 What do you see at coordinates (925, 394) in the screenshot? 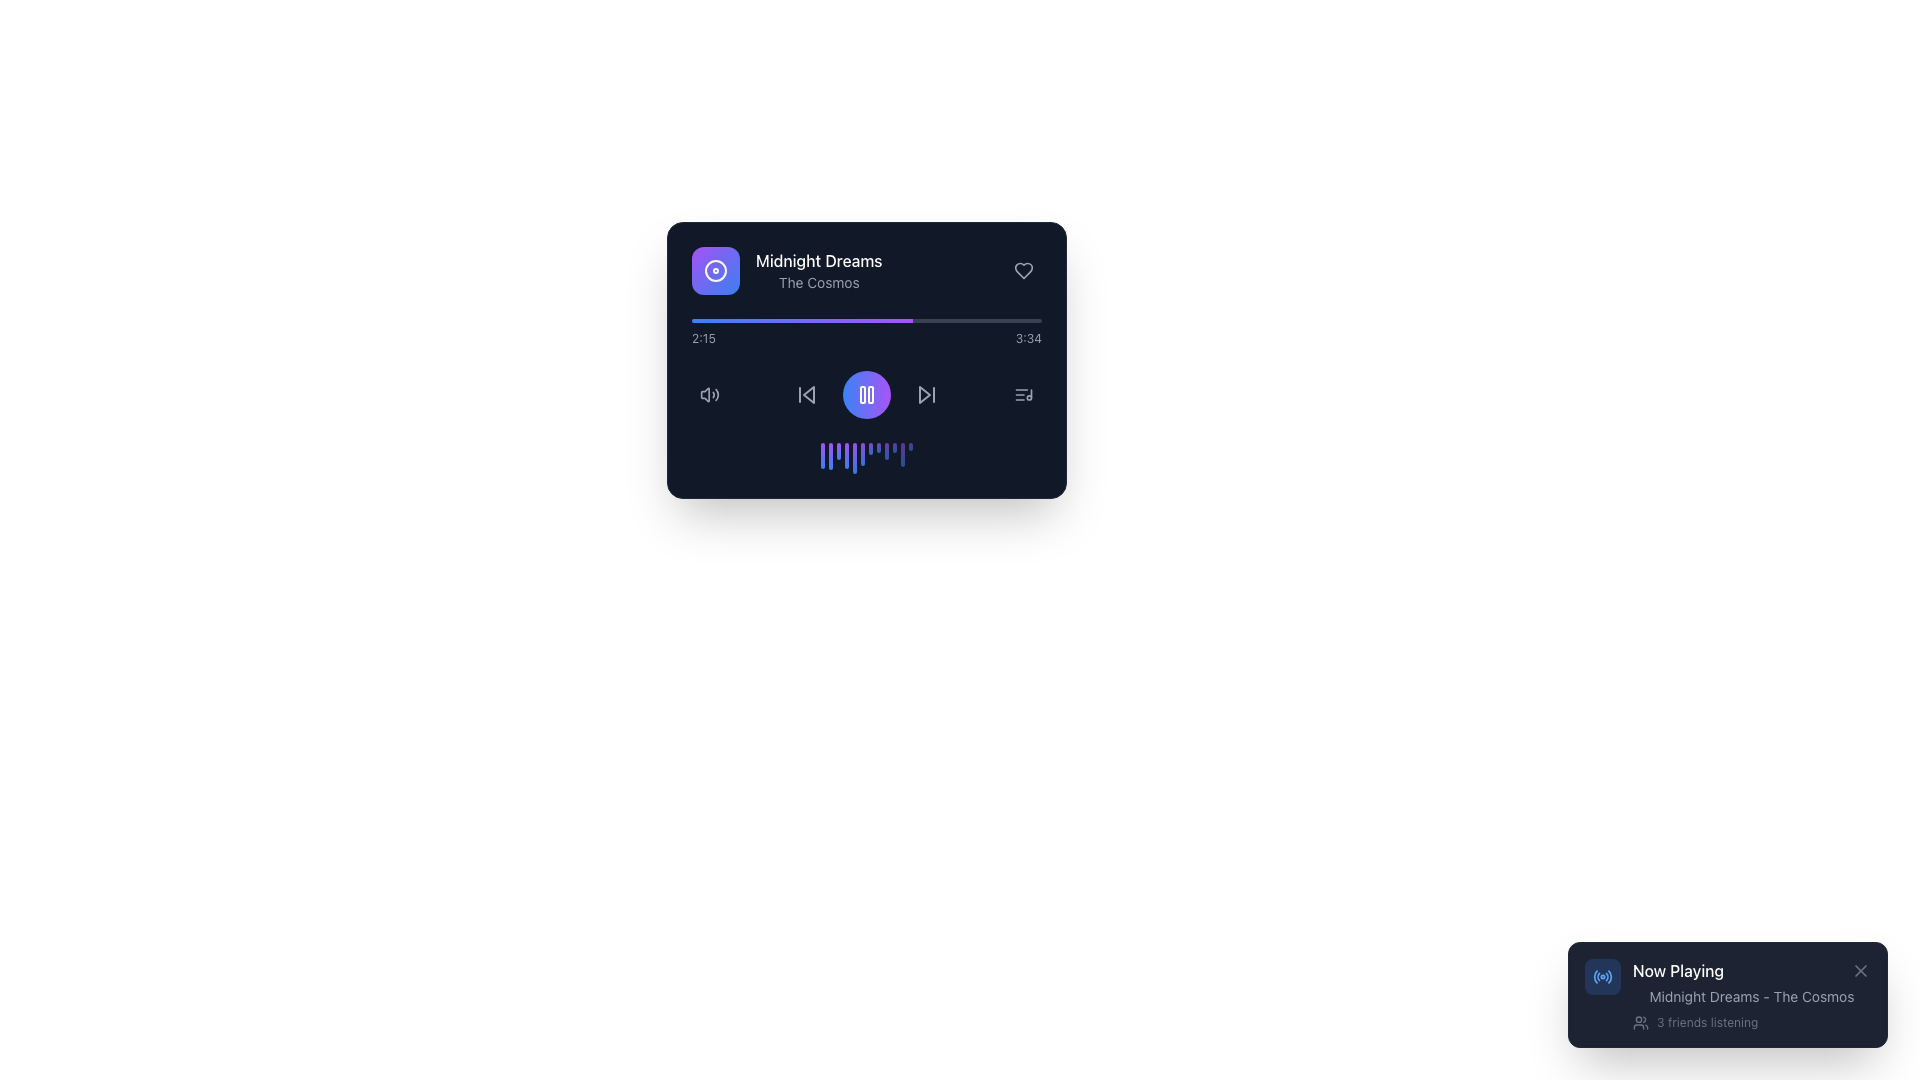
I see `the 'Skip Forward' button, which is the third interactive control from the left in the bottom center control bar of the music player interface, to change its color` at bounding box center [925, 394].